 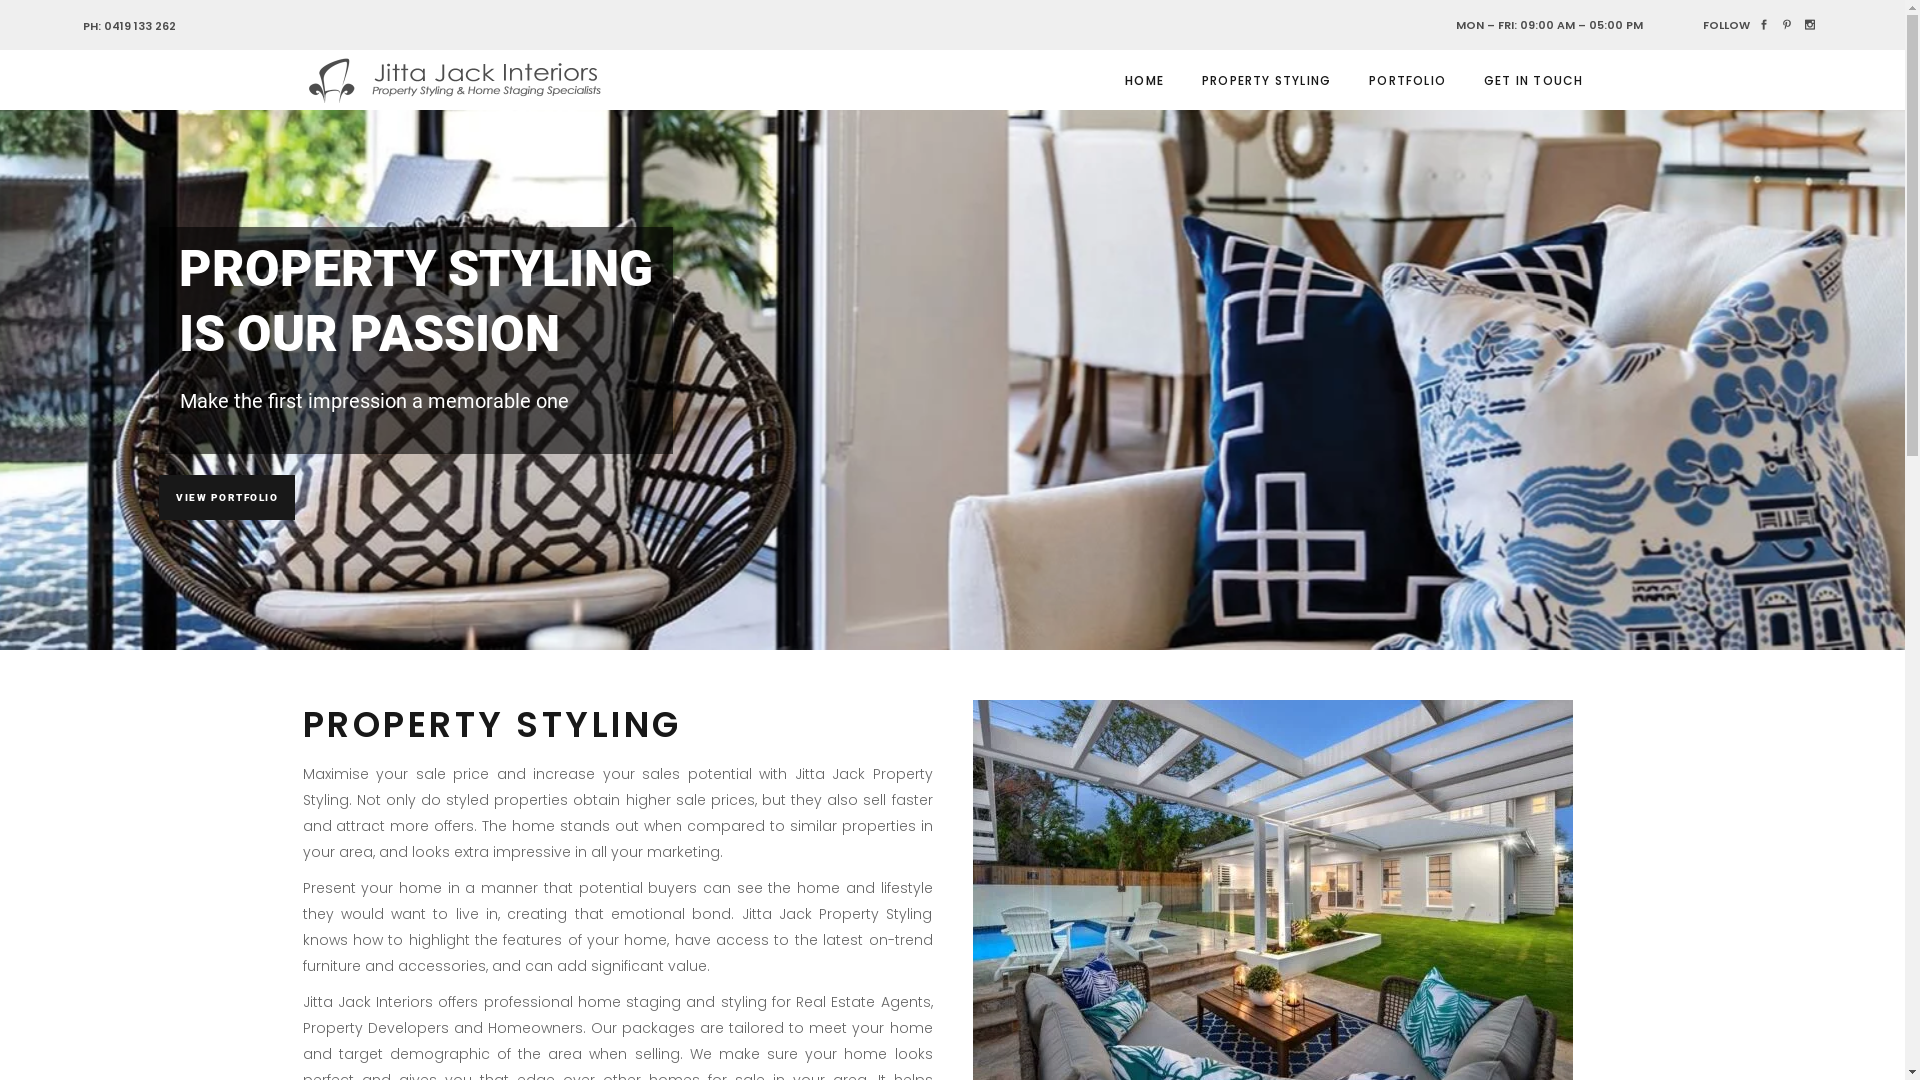 What do you see at coordinates (1167, 1018) in the screenshot?
I see `'Home'` at bounding box center [1167, 1018].